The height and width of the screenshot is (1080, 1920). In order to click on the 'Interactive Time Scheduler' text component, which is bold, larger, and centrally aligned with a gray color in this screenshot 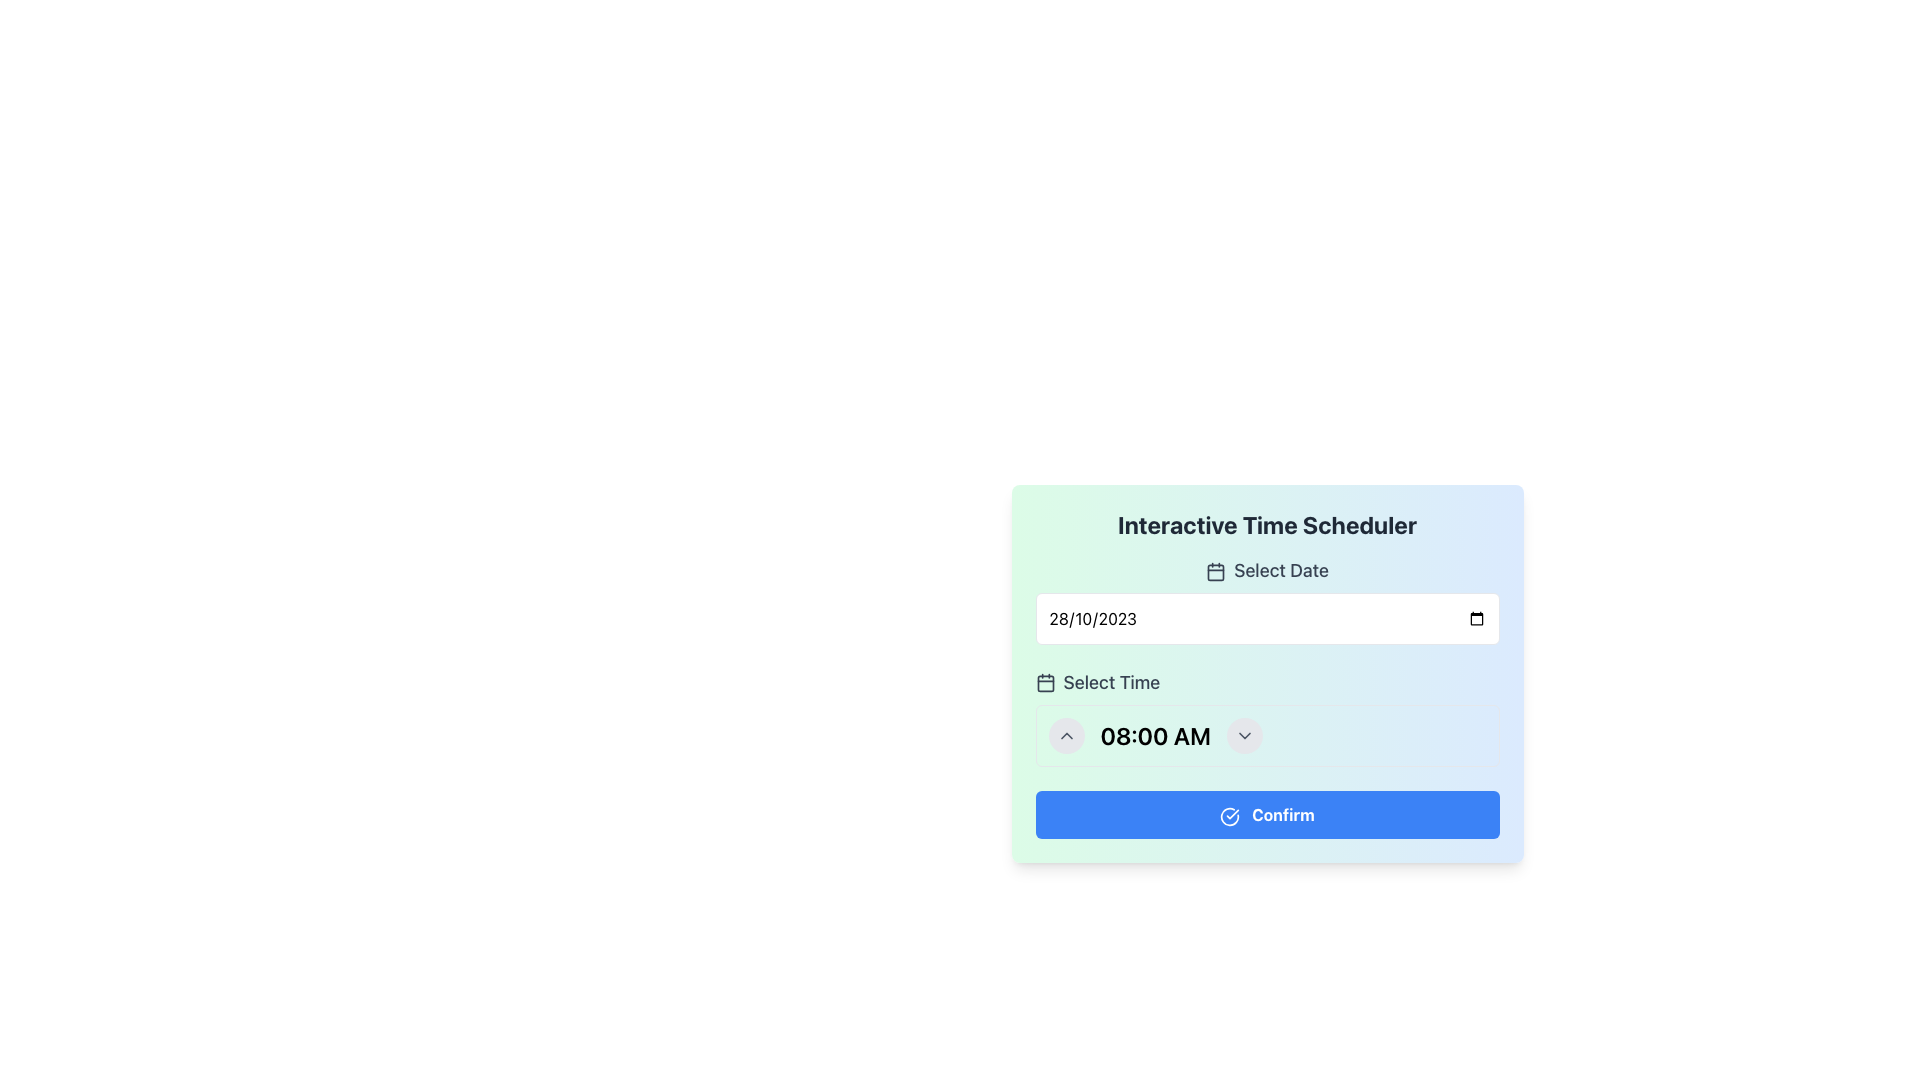, I will do `click(1266, 523)`.